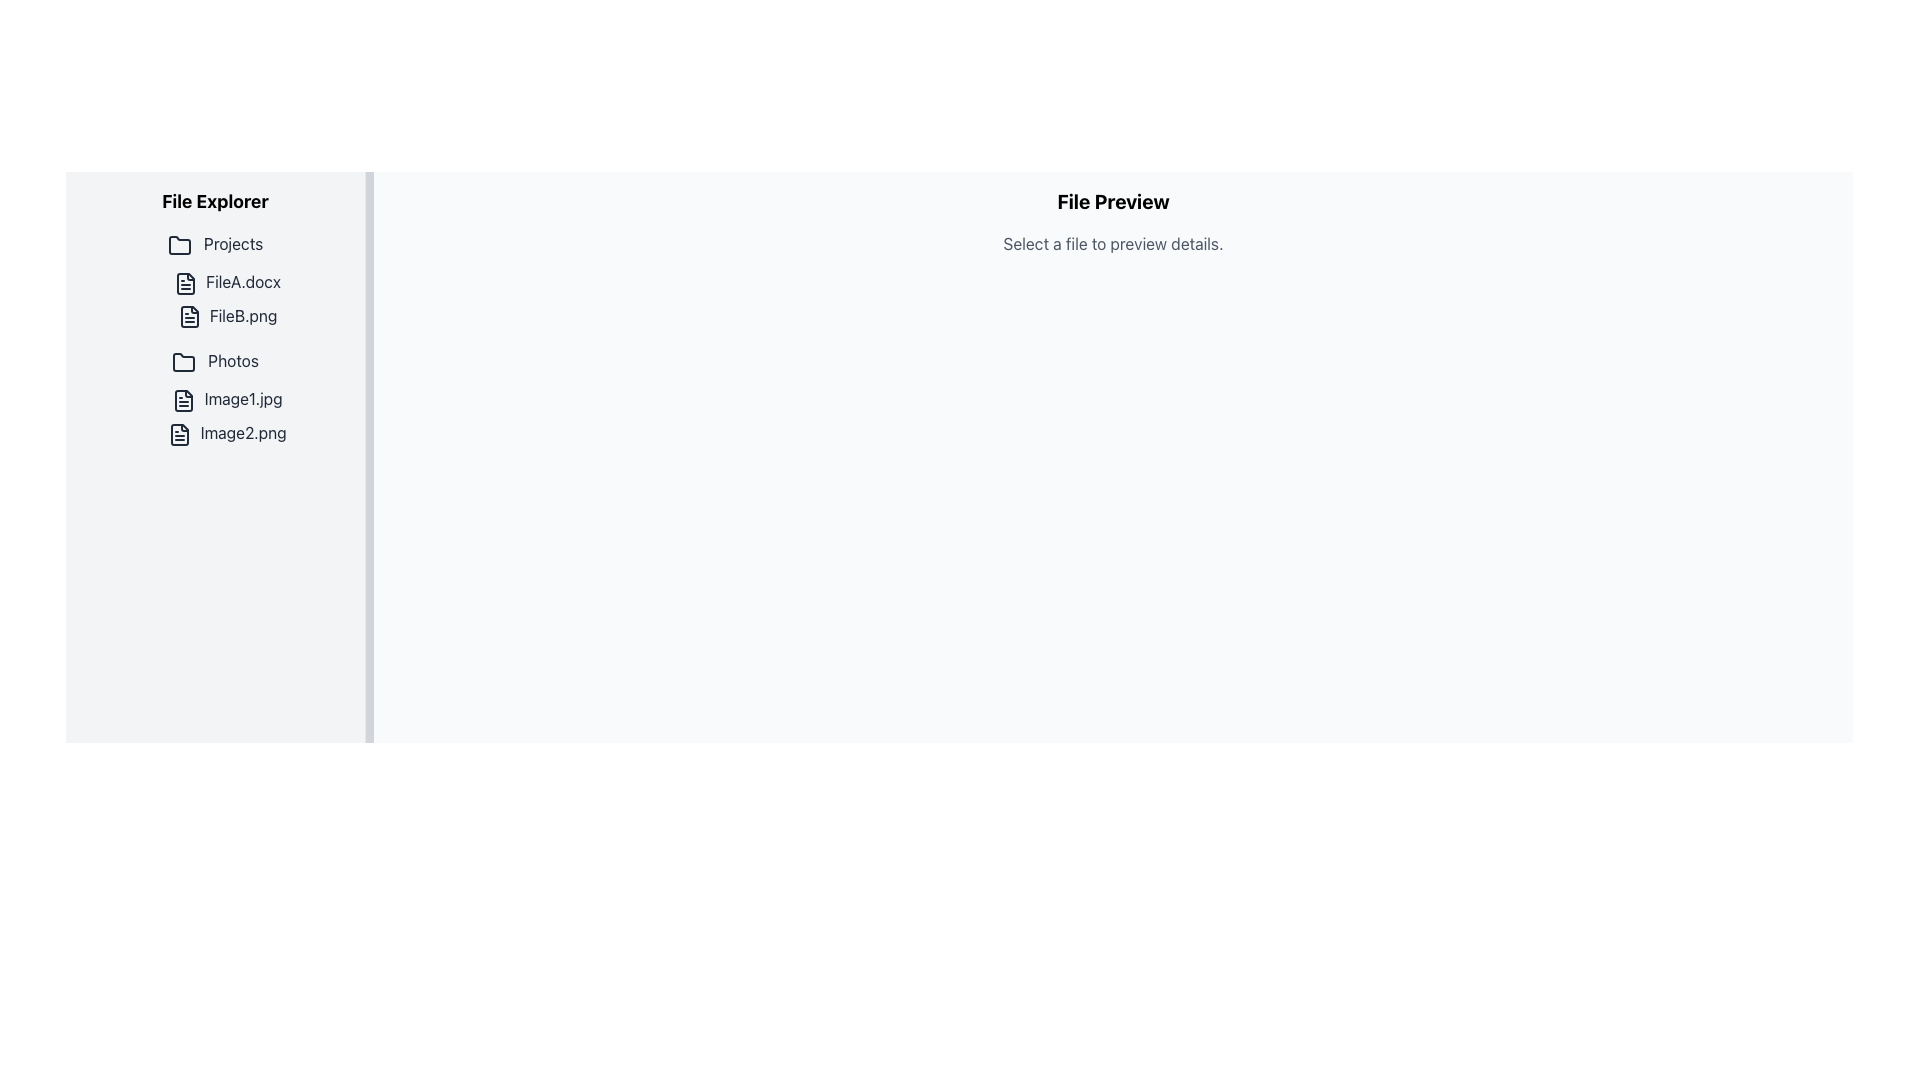 The width and height of the screenshot is (1920, 1080). I want to click on the icon representing the file 'Image1.jpg' located in the 'File Explorer' section to interact with the file, so click(184, 400).